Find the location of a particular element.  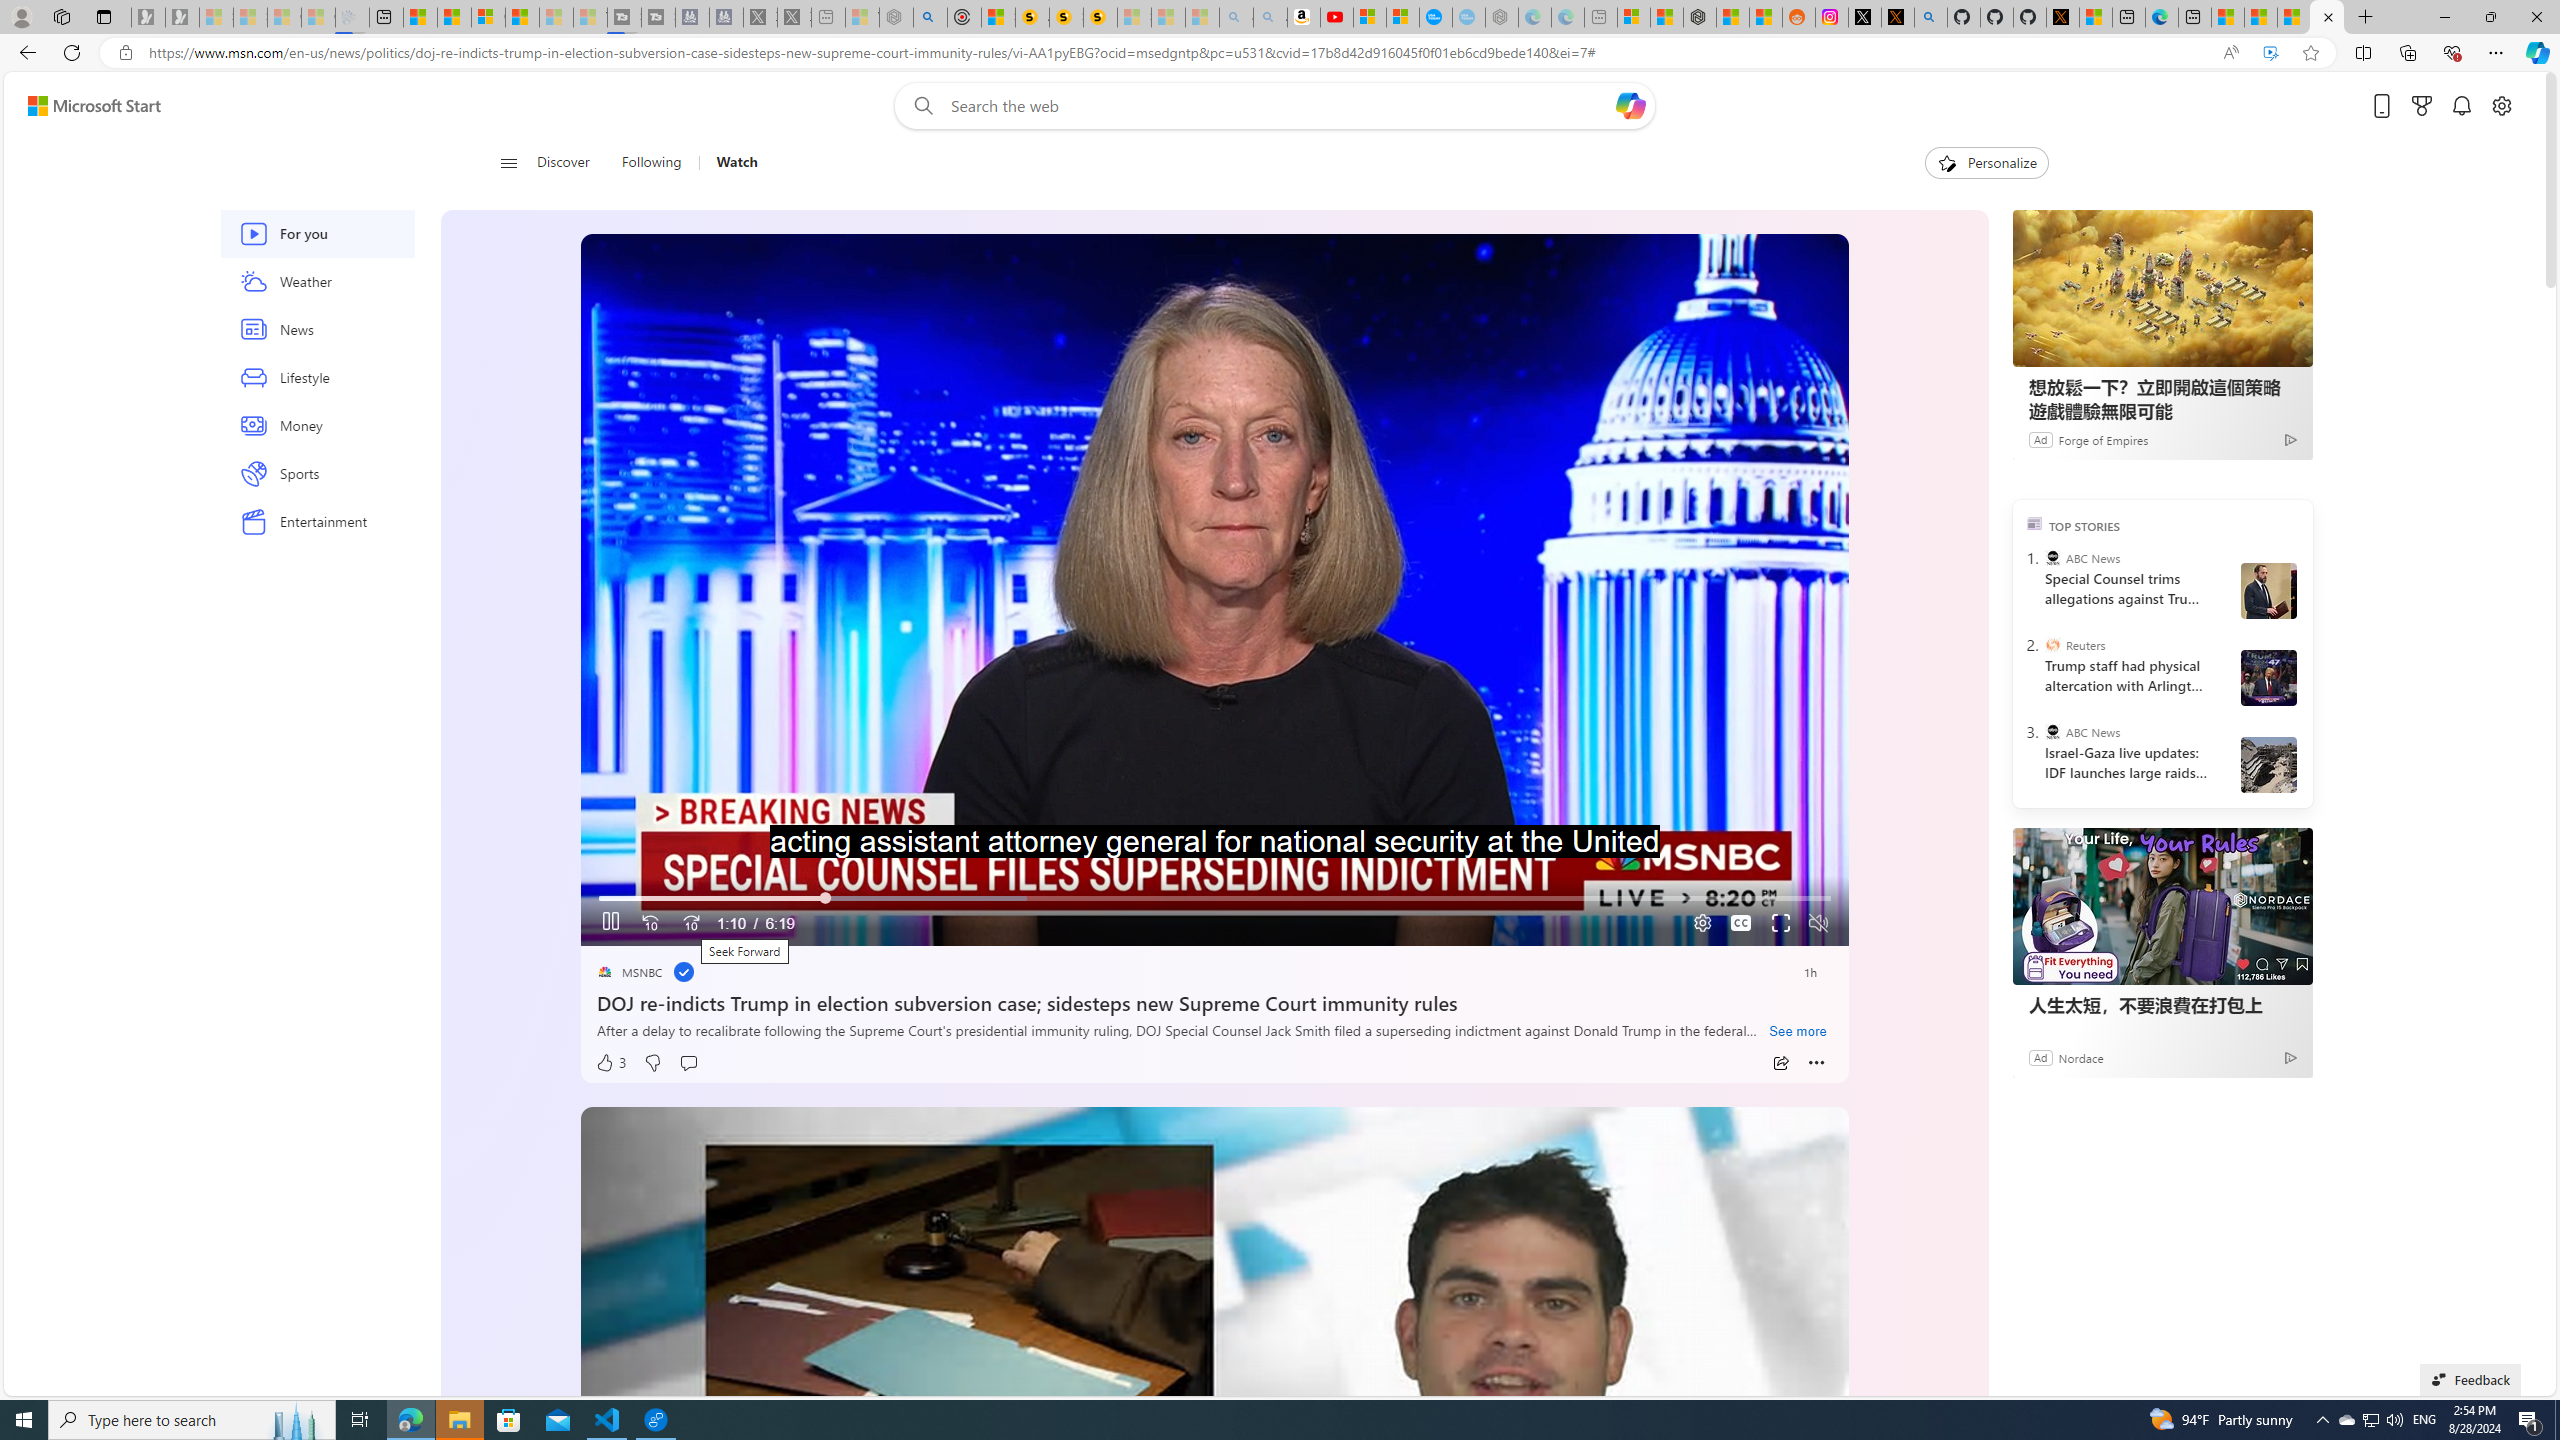

'Unmute' is located at coordinates (1818, 922).